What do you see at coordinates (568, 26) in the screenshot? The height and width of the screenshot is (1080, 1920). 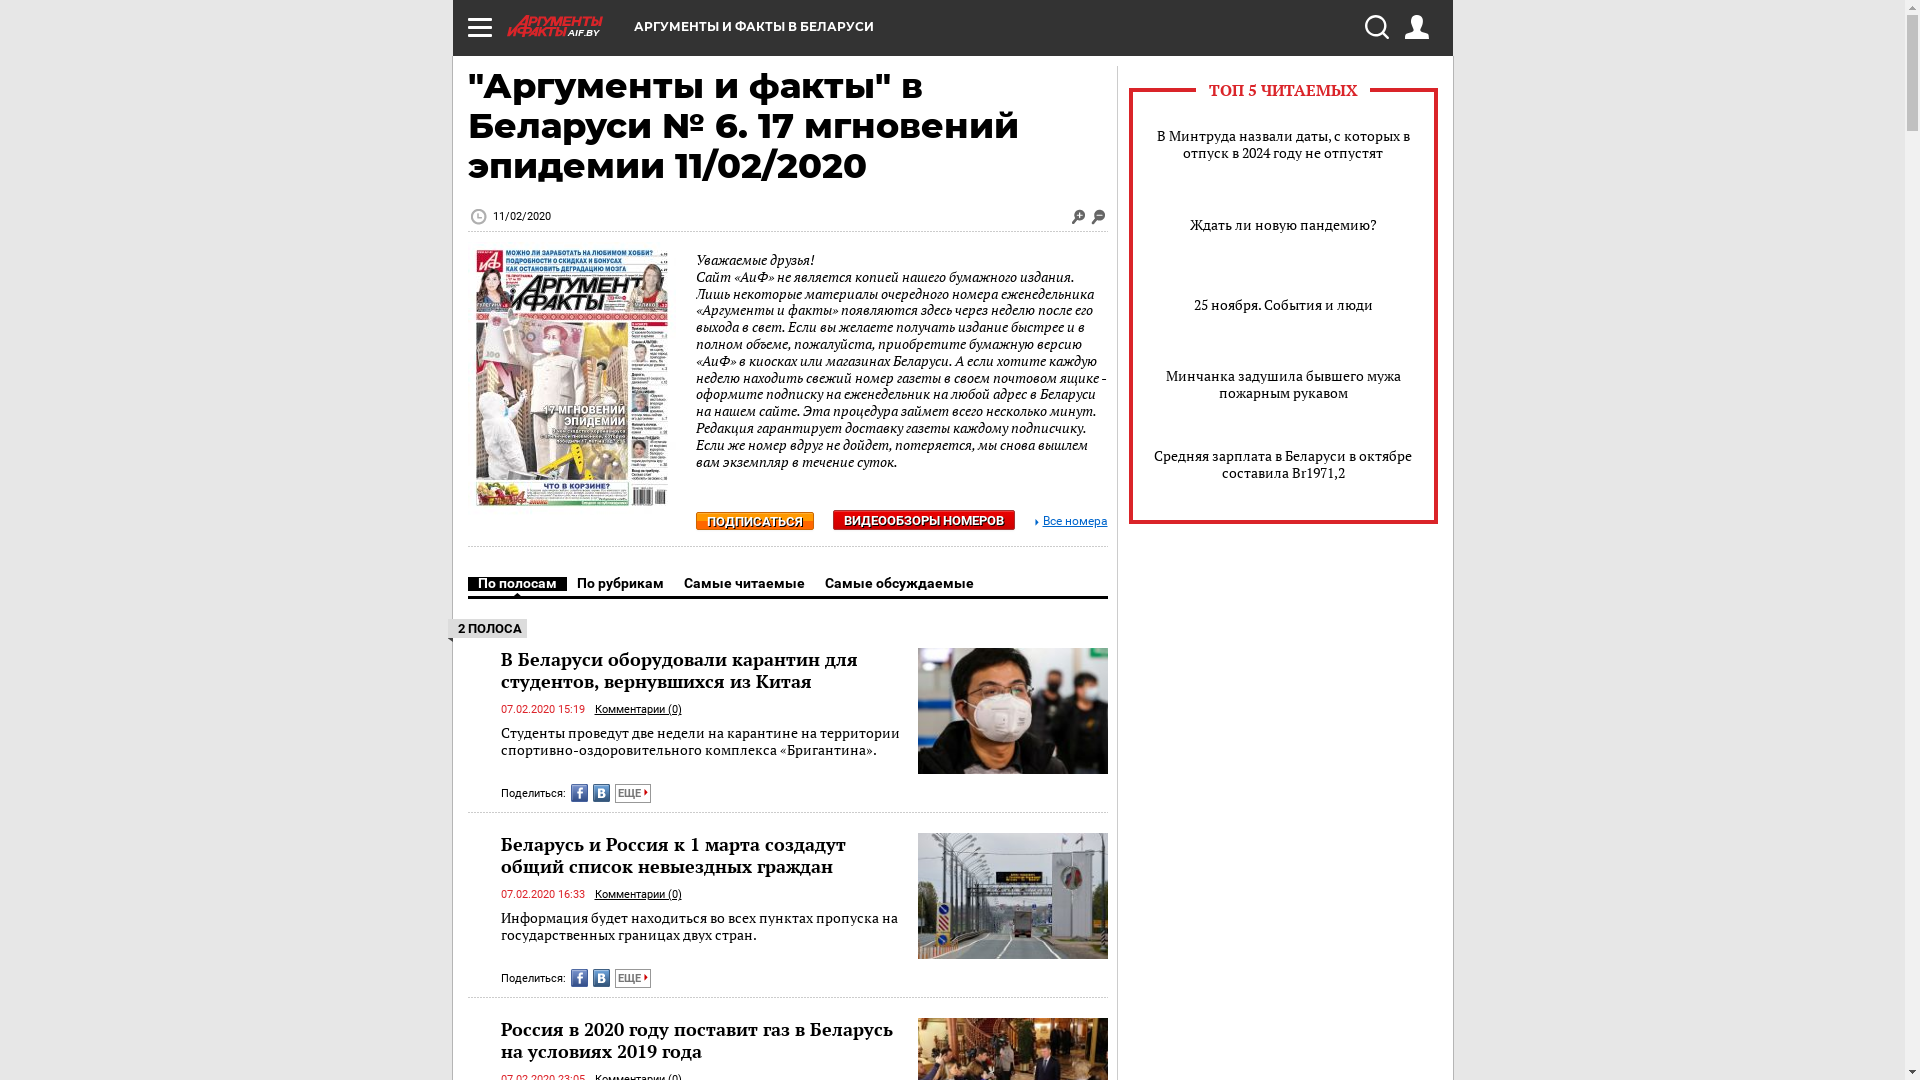 I see `'AIF.BY'` at bounding box center [568, 26].